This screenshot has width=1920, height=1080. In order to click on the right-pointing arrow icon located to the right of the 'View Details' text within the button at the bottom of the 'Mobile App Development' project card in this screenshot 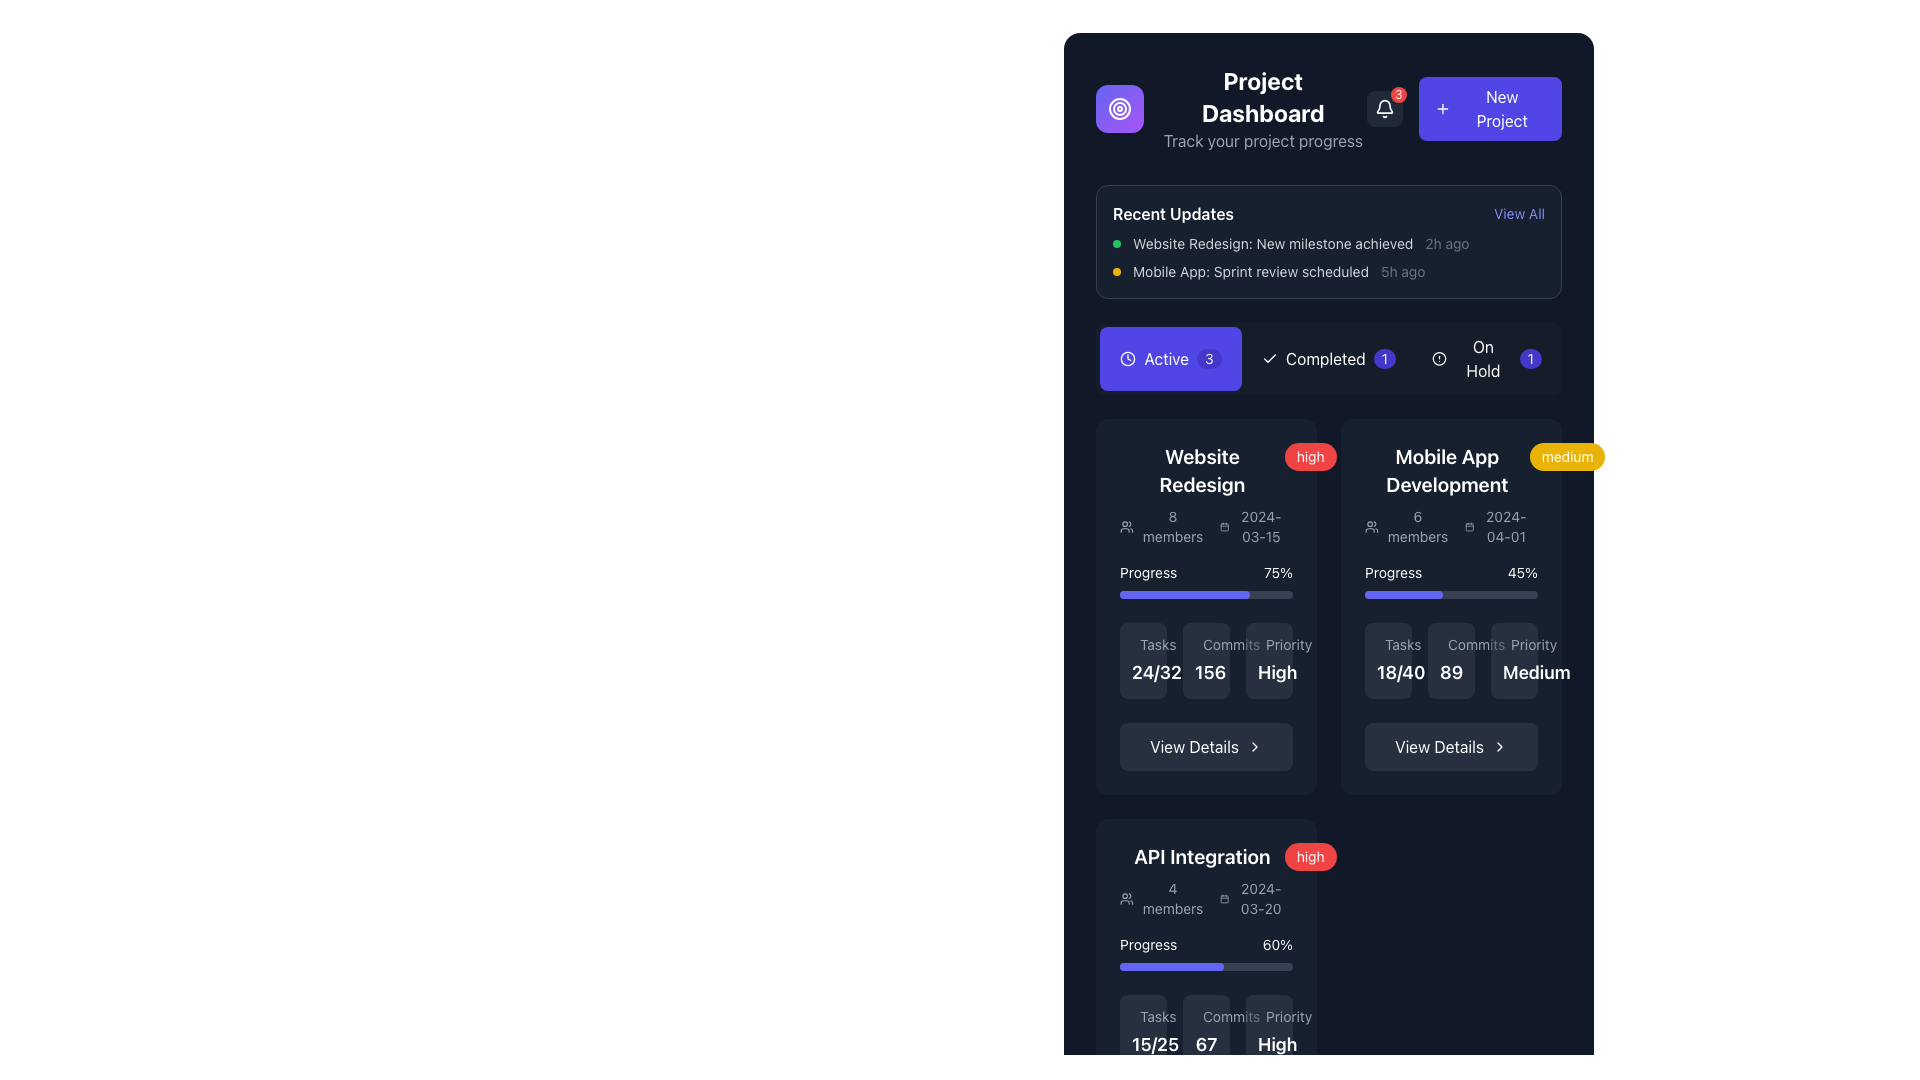, I will do `click(1499, 747)`.